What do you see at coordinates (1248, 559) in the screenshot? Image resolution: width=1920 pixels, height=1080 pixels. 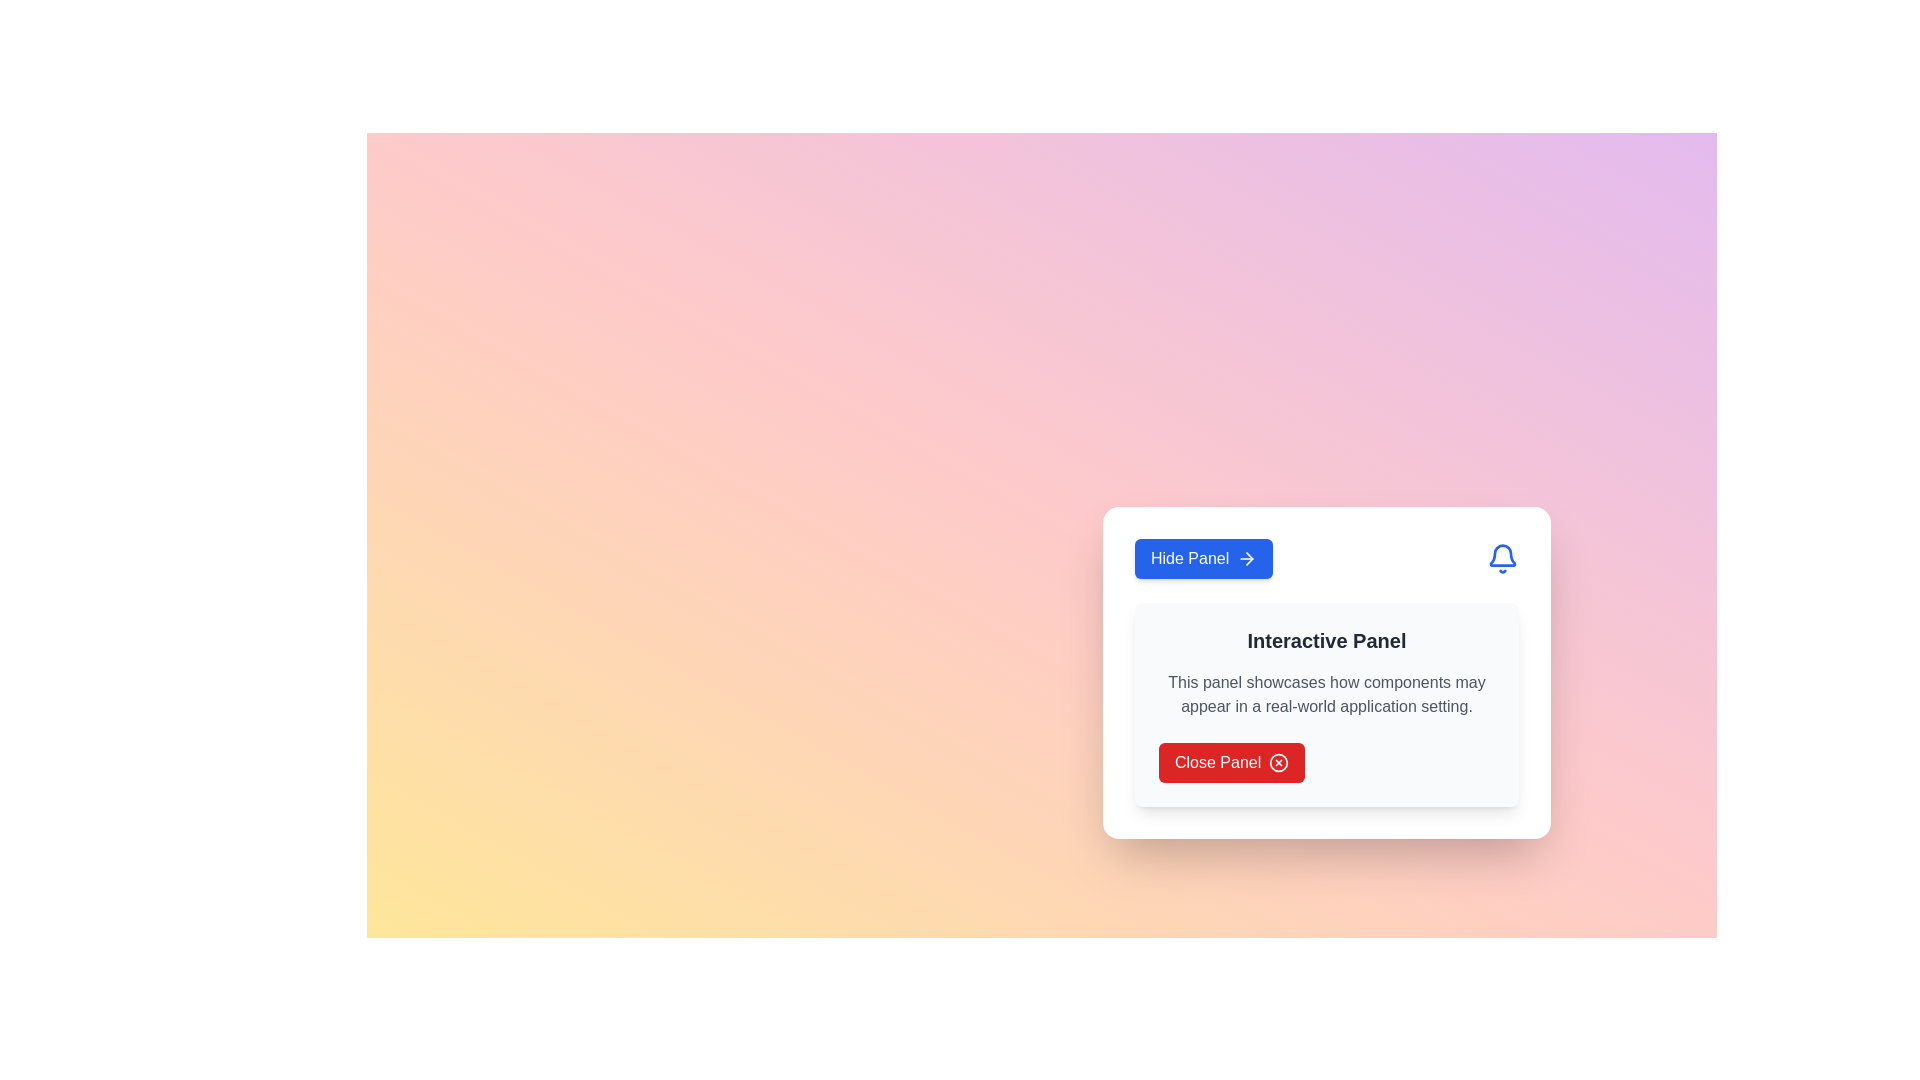 I see `the forward icon located to the right of the 'Hide Panel' button in the upper-left corner of the main interactive panel` at bounding box center [1248, 559].